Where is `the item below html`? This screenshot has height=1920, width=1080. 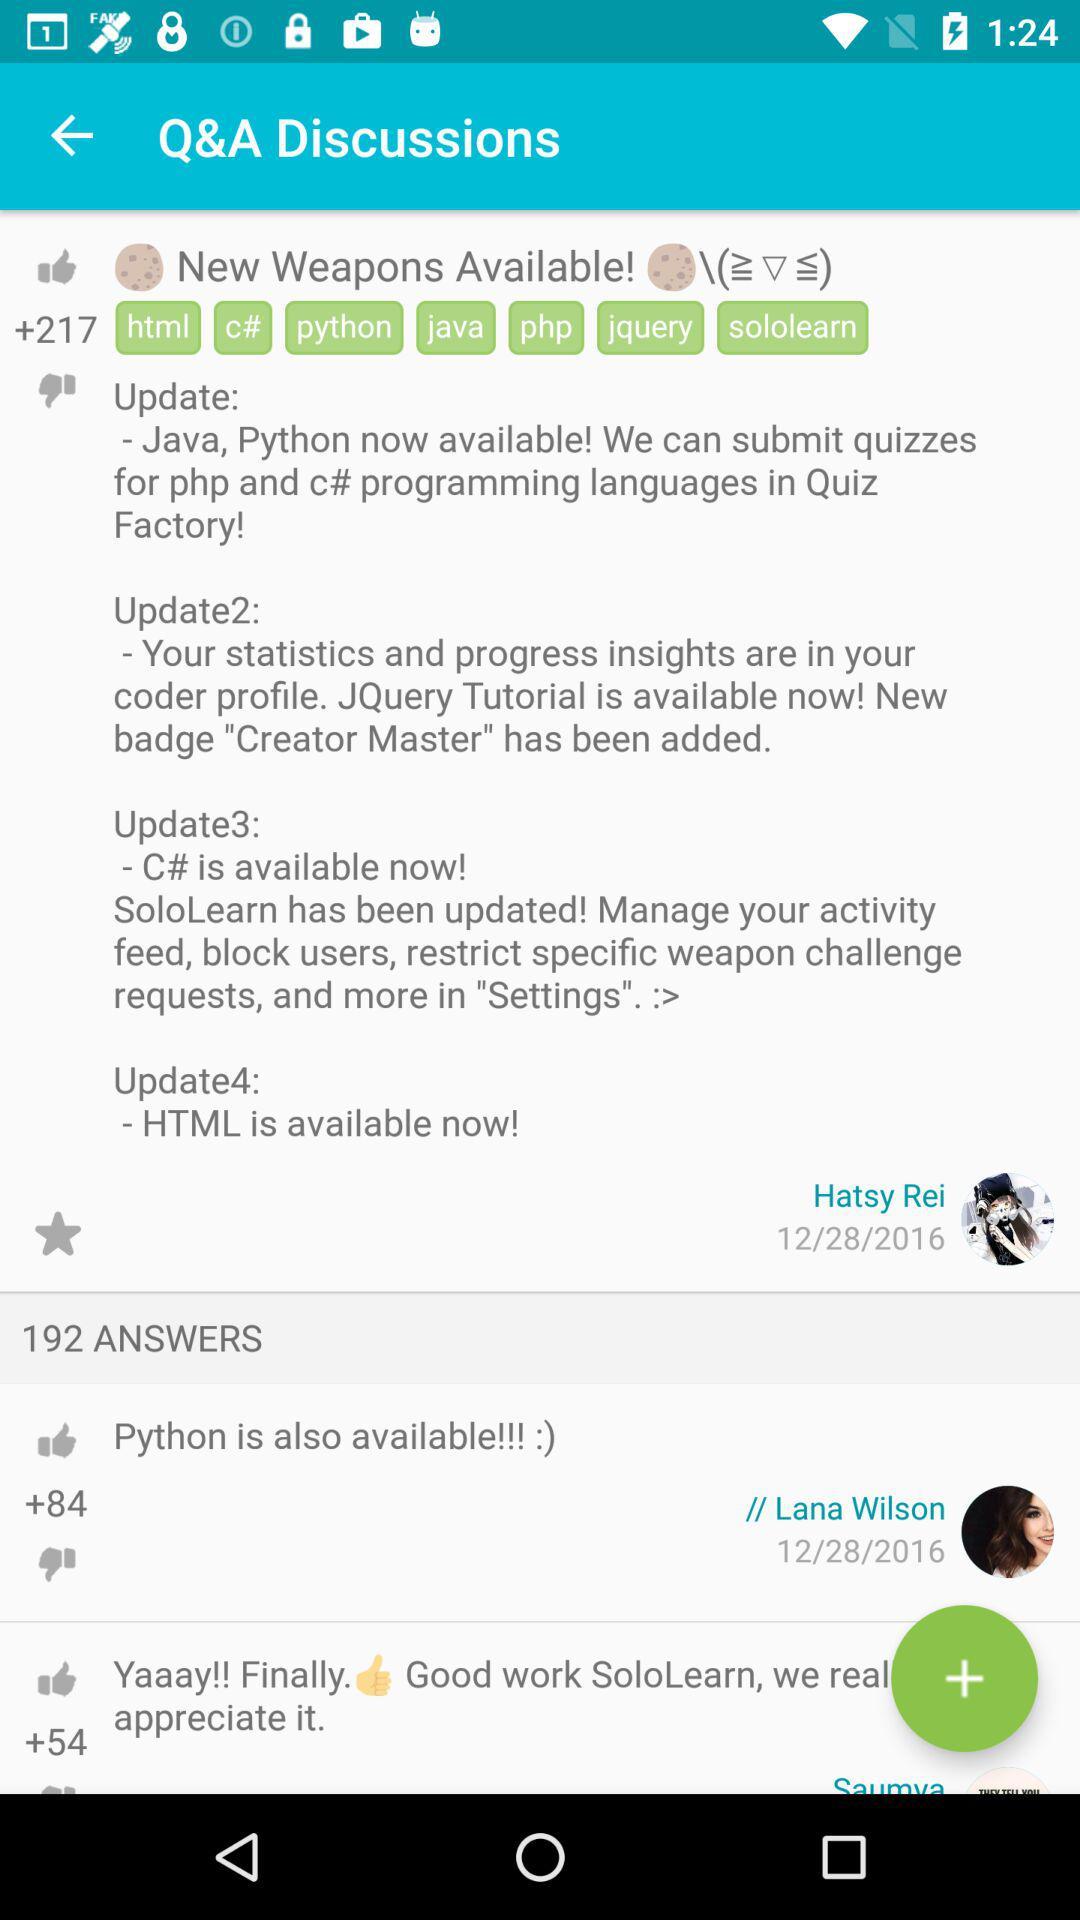 the item below html is located at coordinates (549, 757).